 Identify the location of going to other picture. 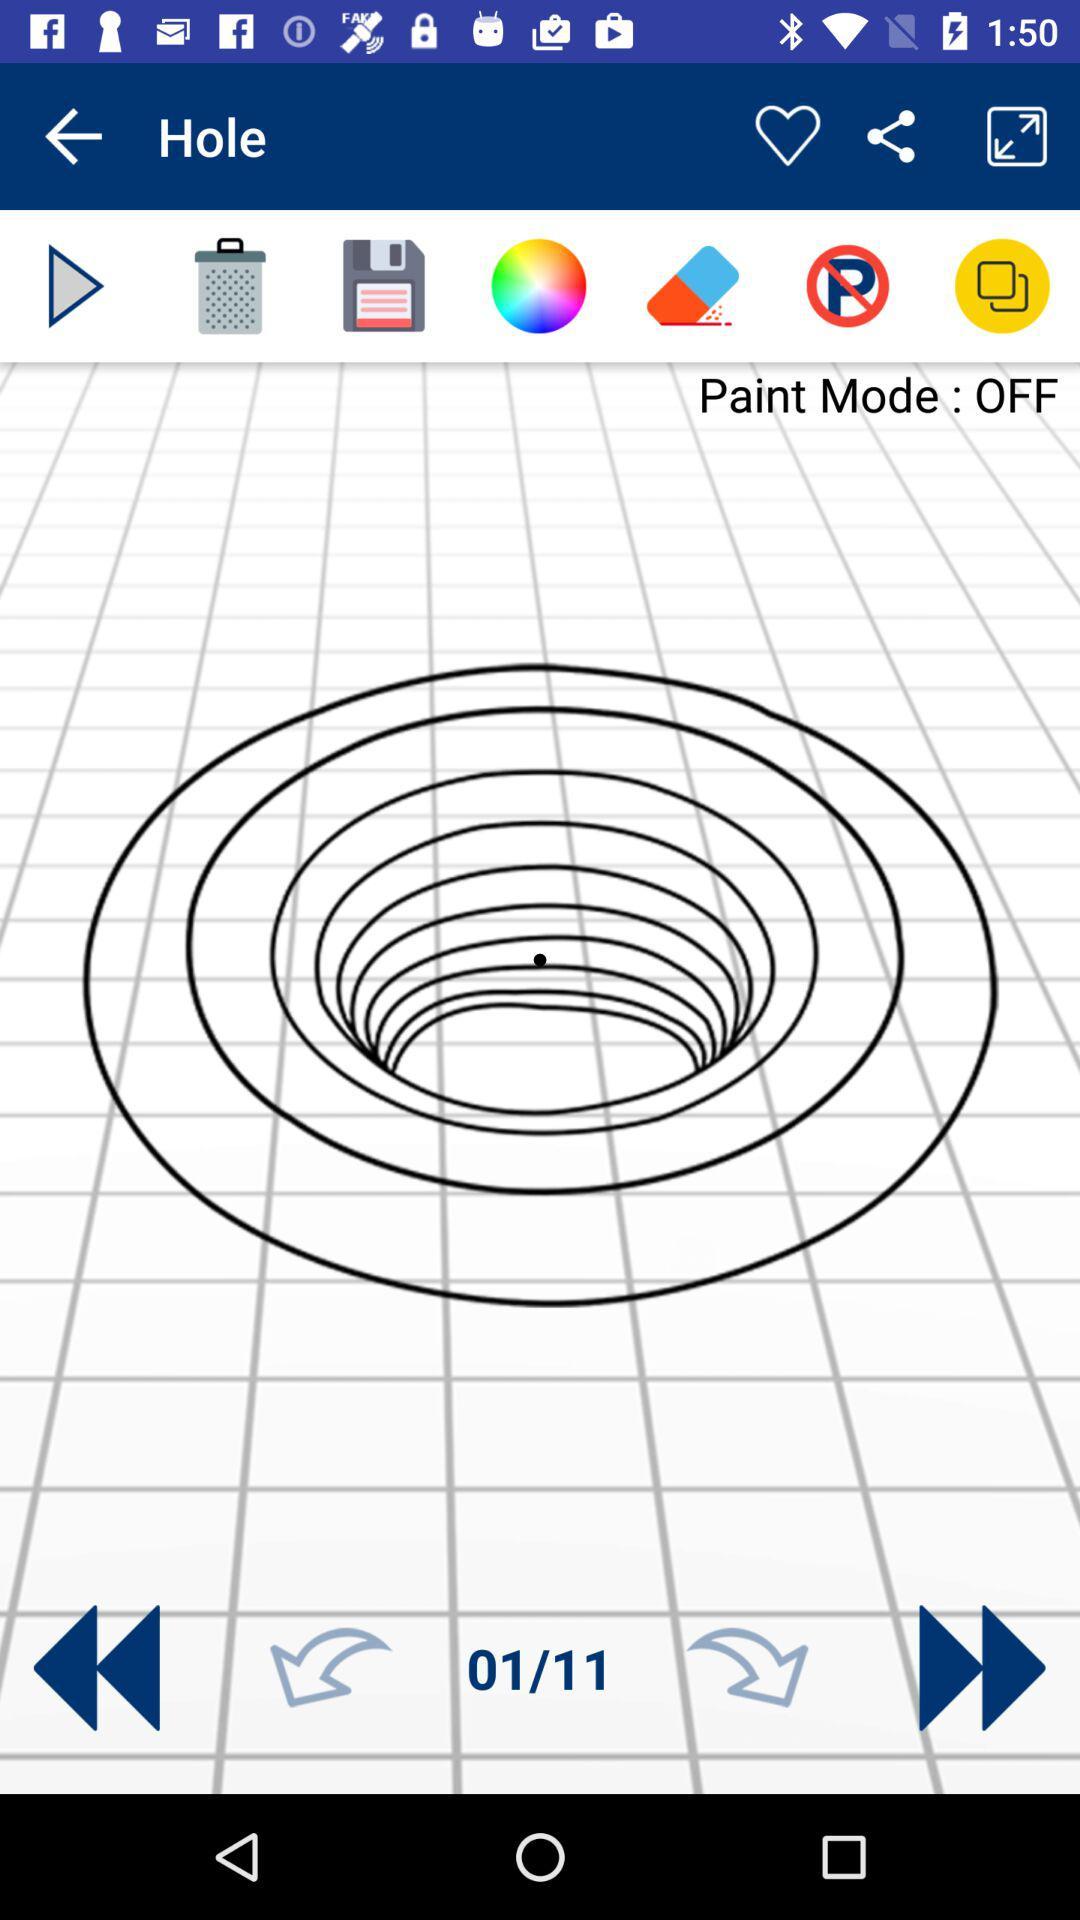
(96, 1668).